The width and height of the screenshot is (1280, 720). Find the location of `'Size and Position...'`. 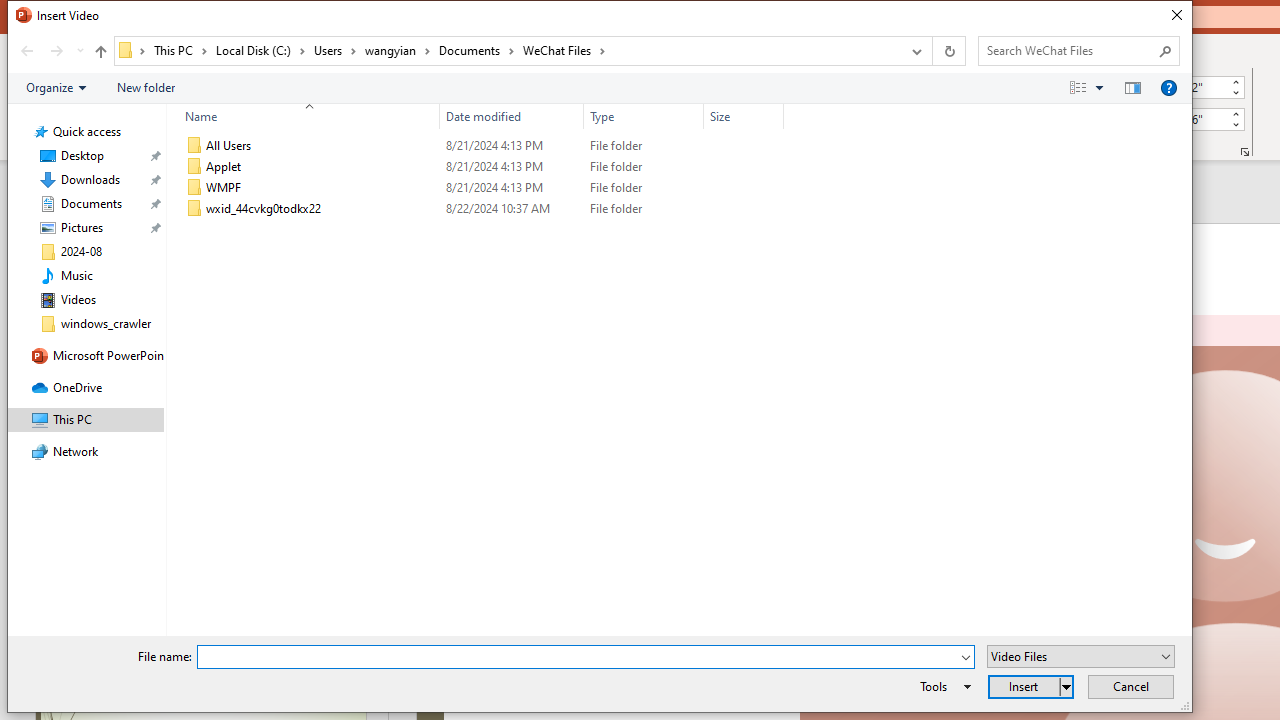

'Size and Position...' is located at coordinates (1243, 150).